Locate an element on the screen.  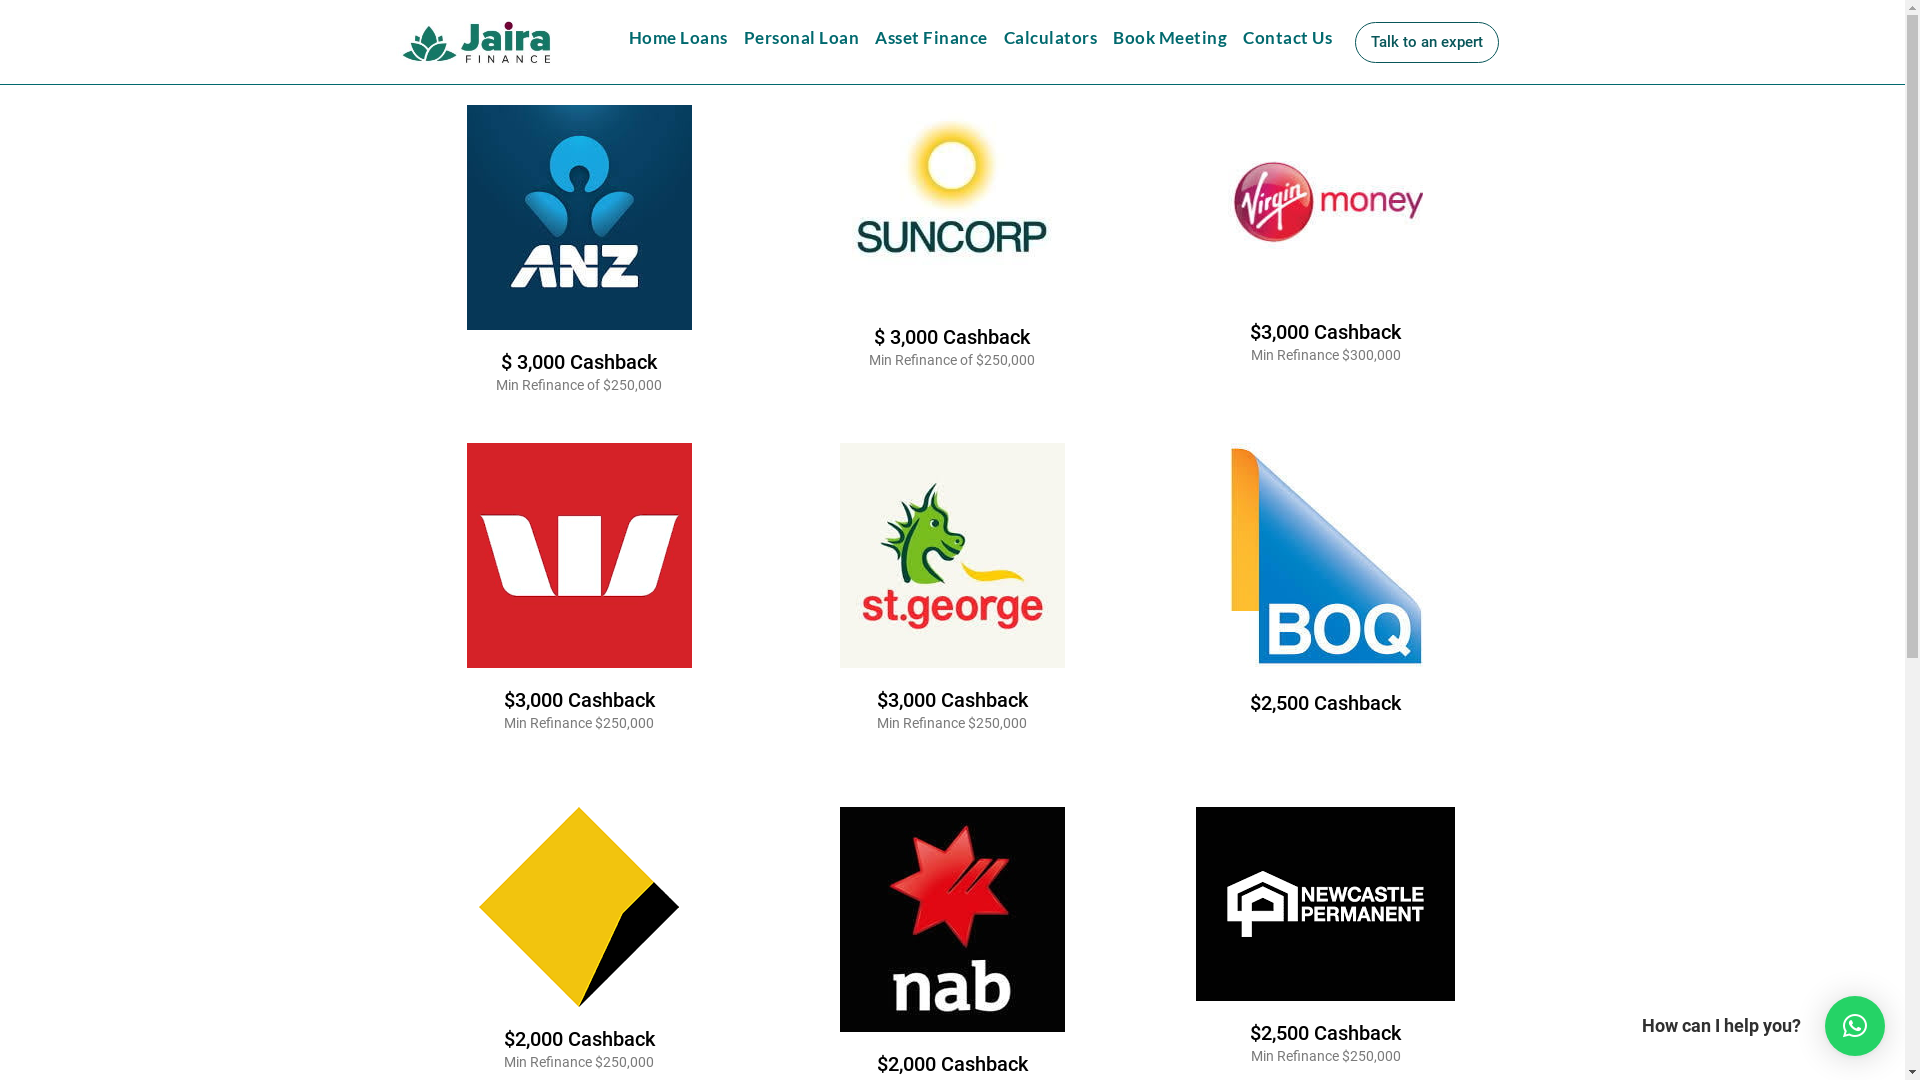
'Calculators' is located at coordinates (1050, 38).